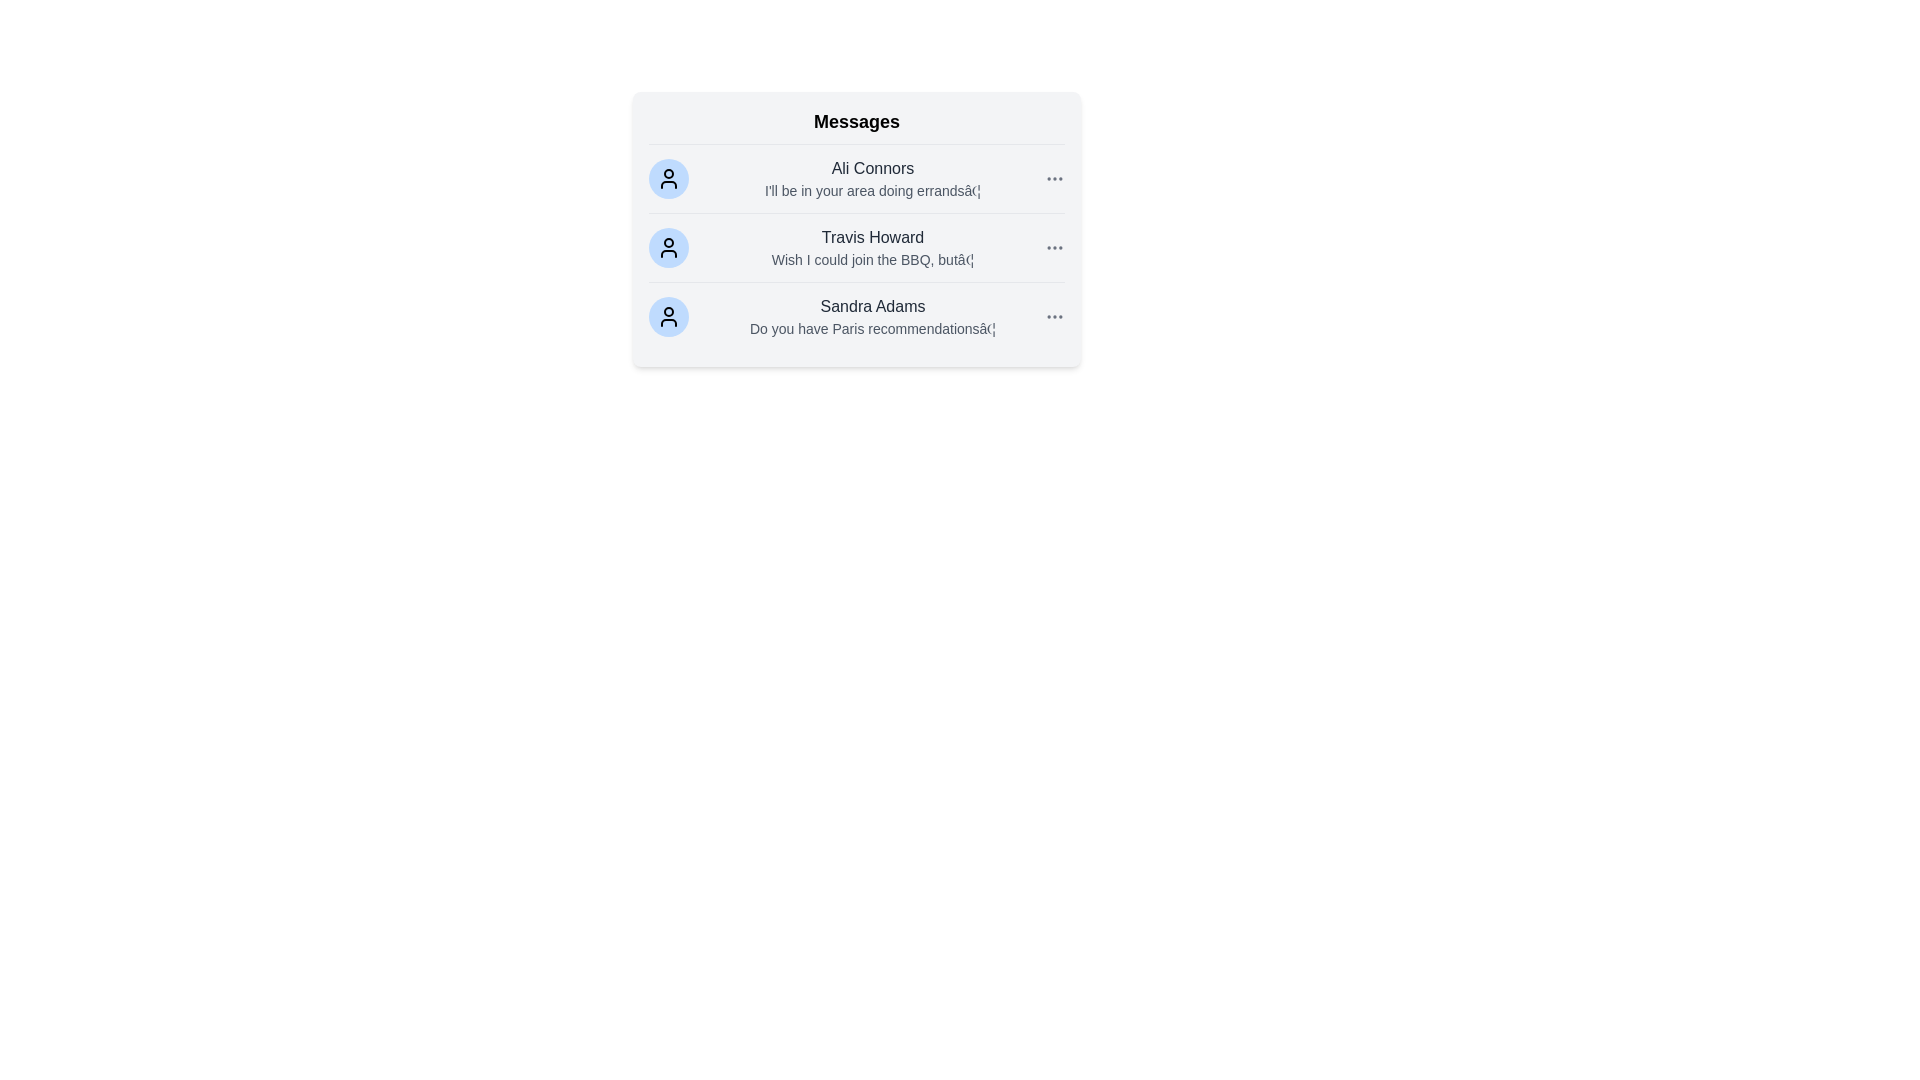 The height and width of the screenshot is (1080, 1920). Describe the element at coordinates (873, 307) in the screenshot. I see `the text label displaying 'Sandra Adams' for additional actions` at that location.